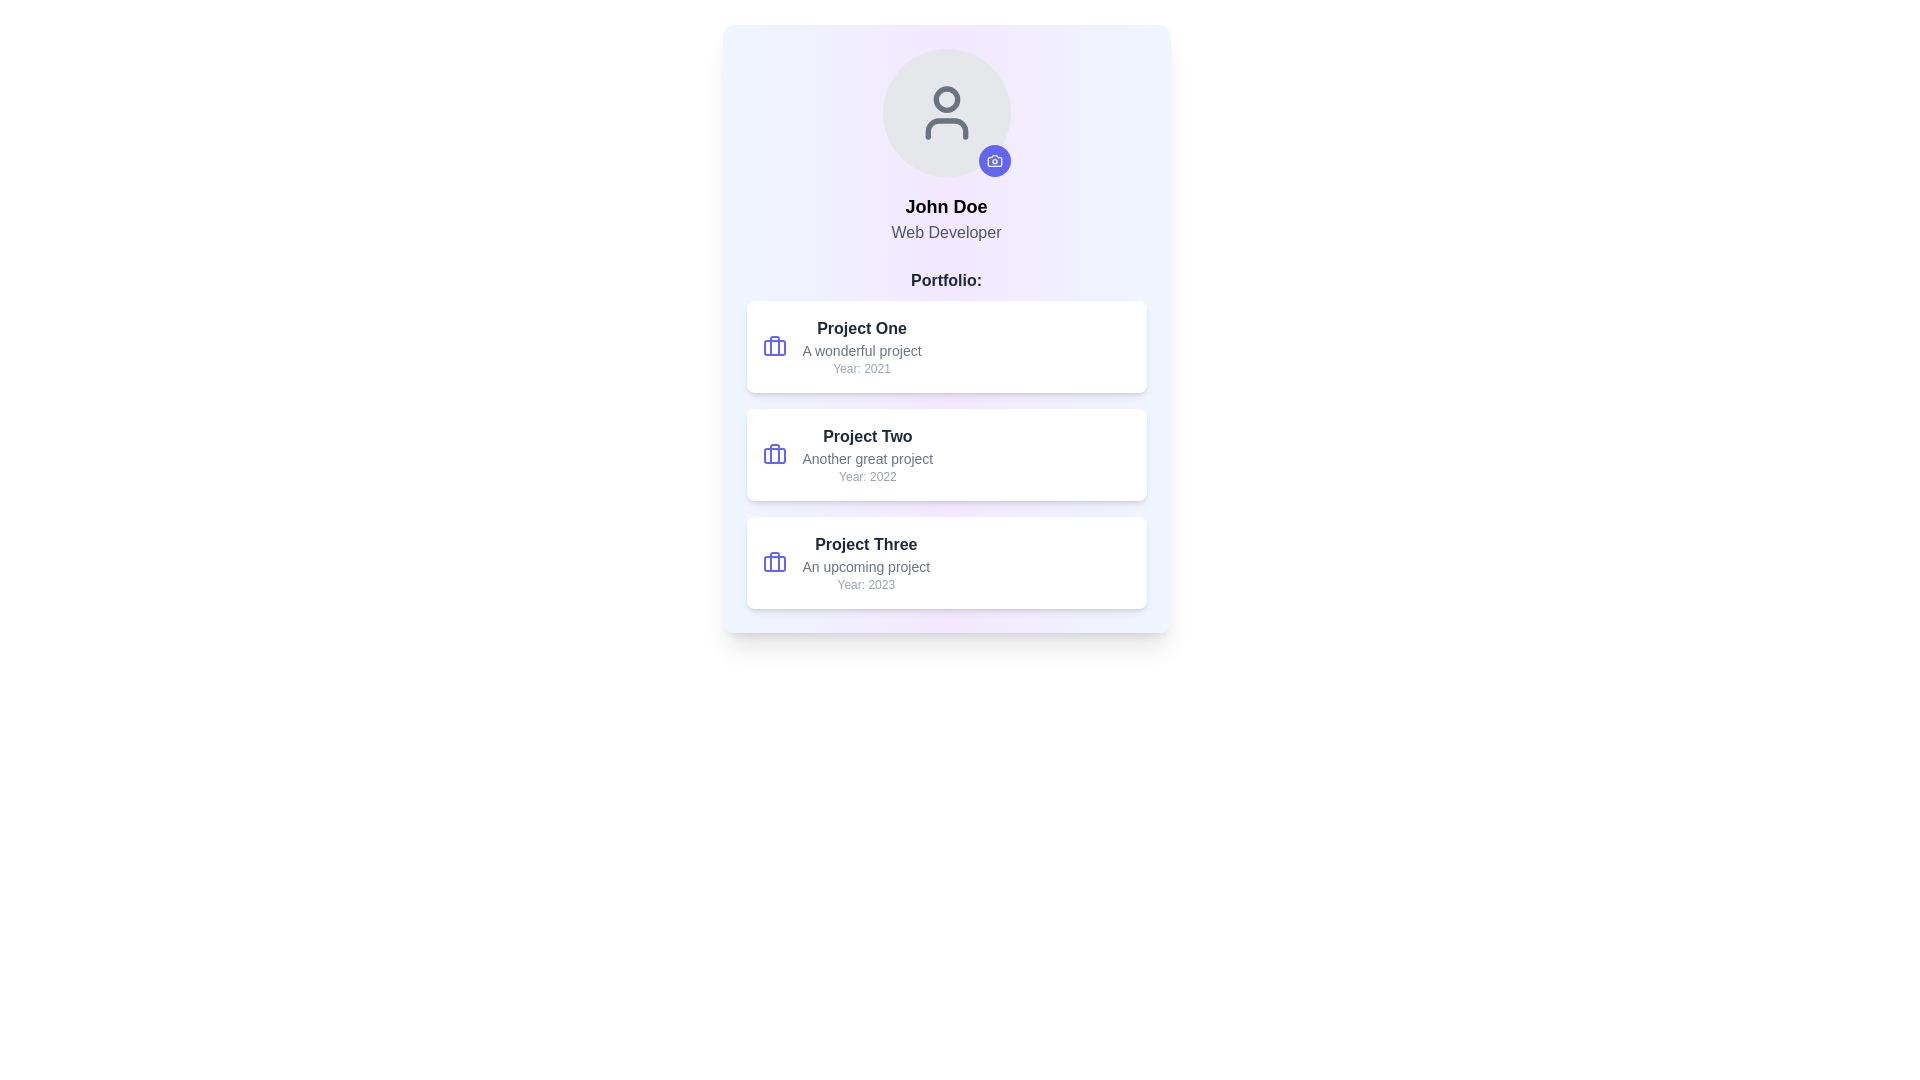  I want to click on the decorative upper-left part of the camera icon located at the top section of the profile card beside the user's profile picture, so click(994, 160).